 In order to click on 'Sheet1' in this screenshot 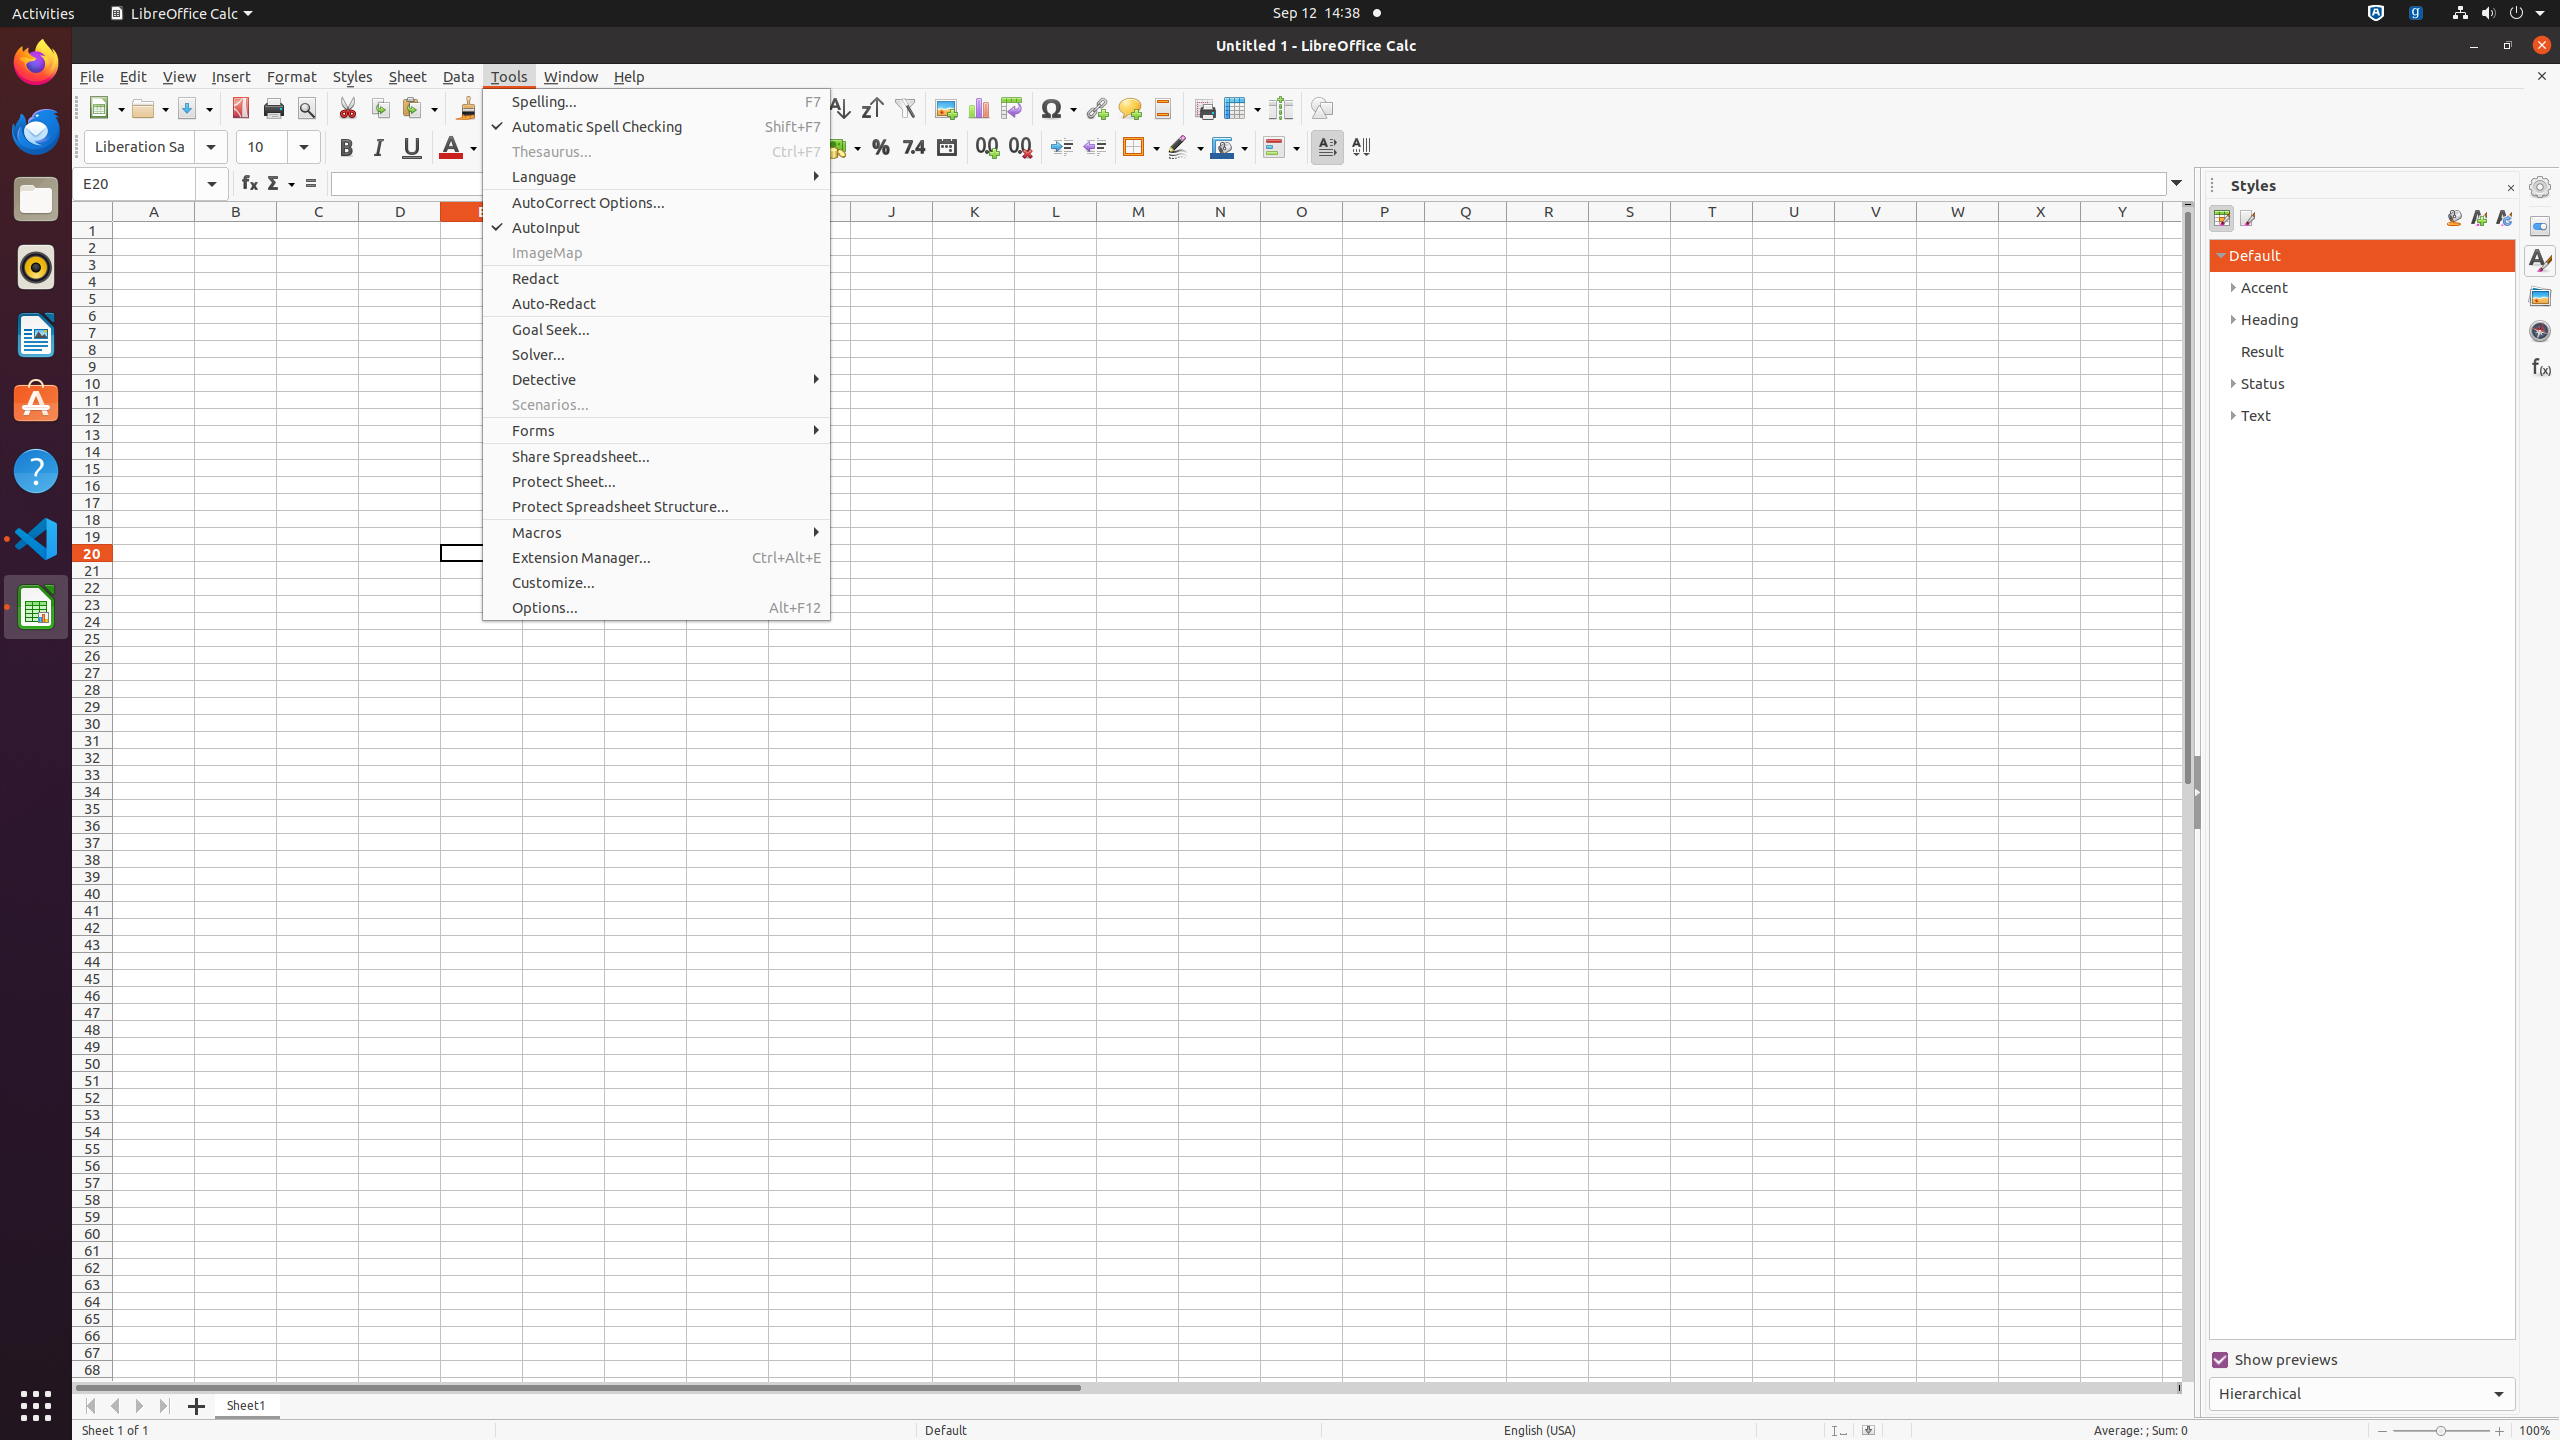, I will do `click(246, 1405)`.